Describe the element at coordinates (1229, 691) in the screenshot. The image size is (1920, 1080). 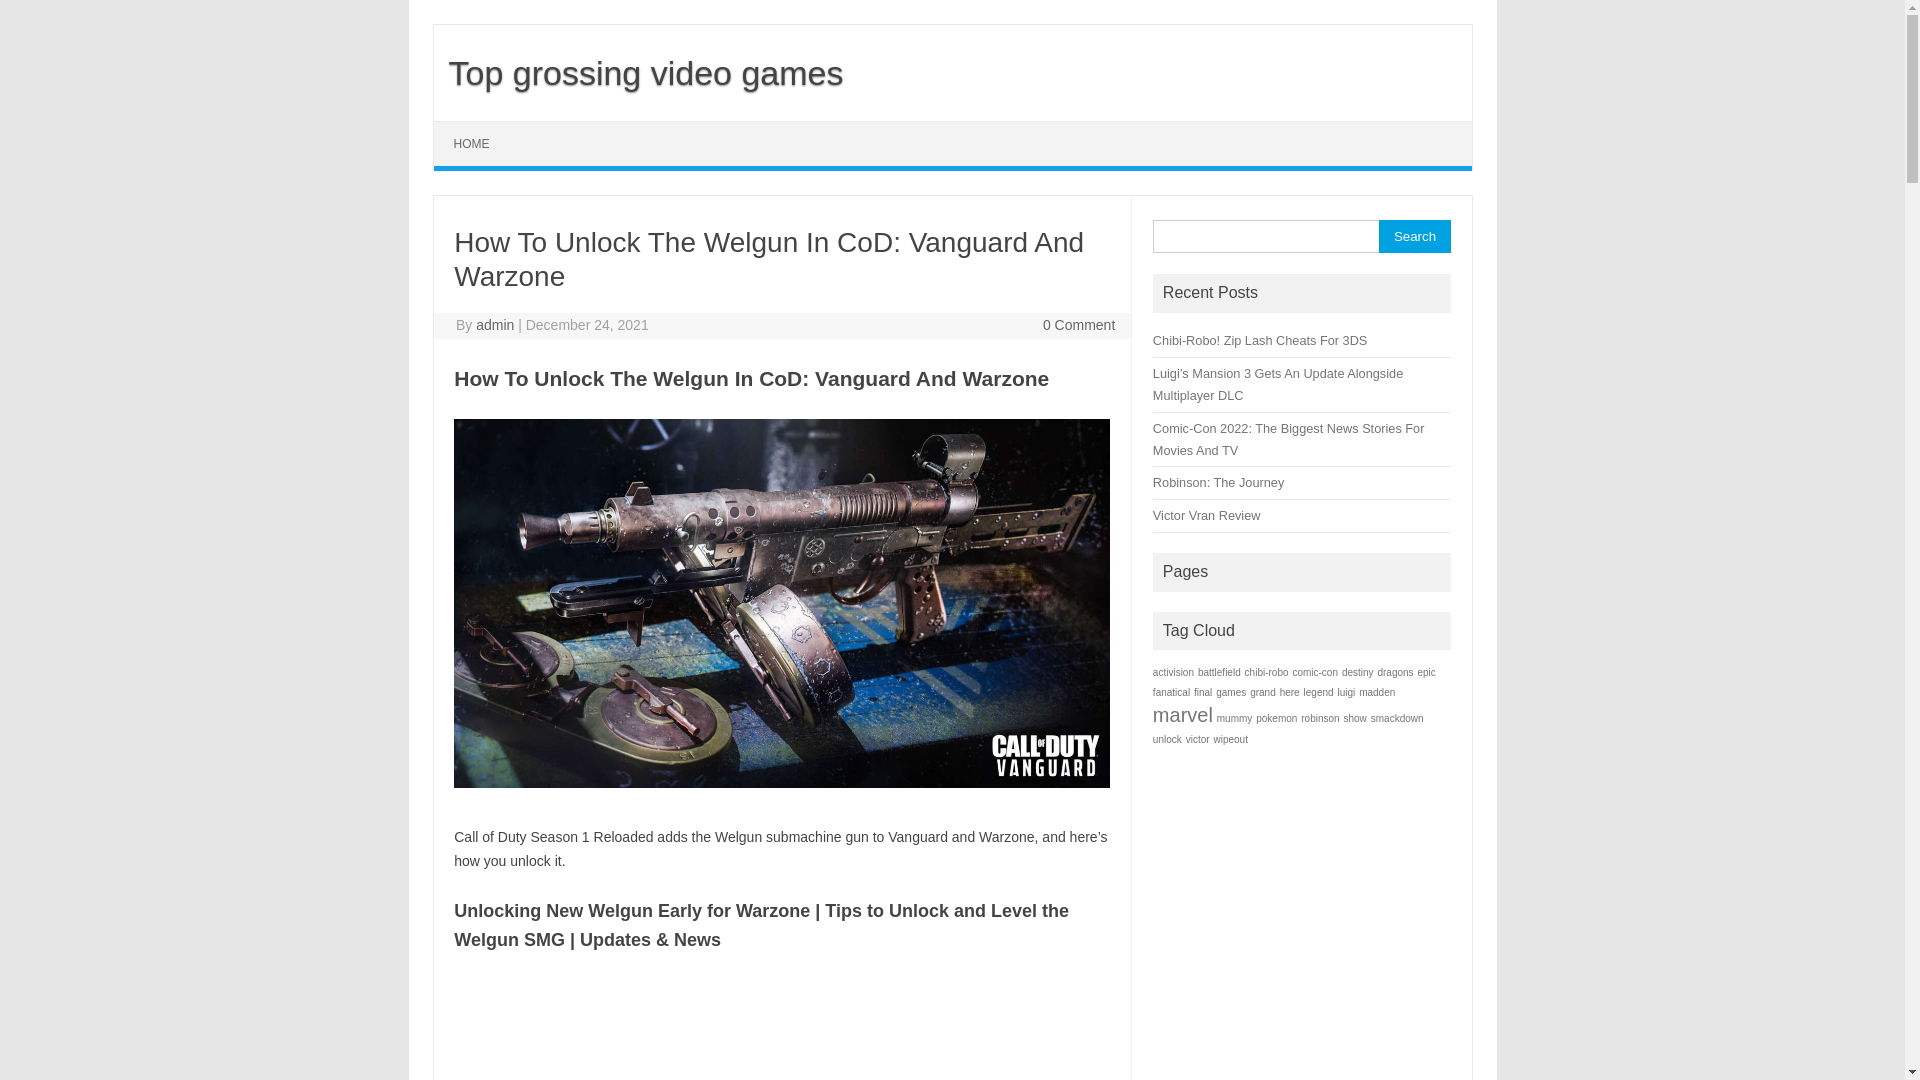
I see `'games'` at that location.